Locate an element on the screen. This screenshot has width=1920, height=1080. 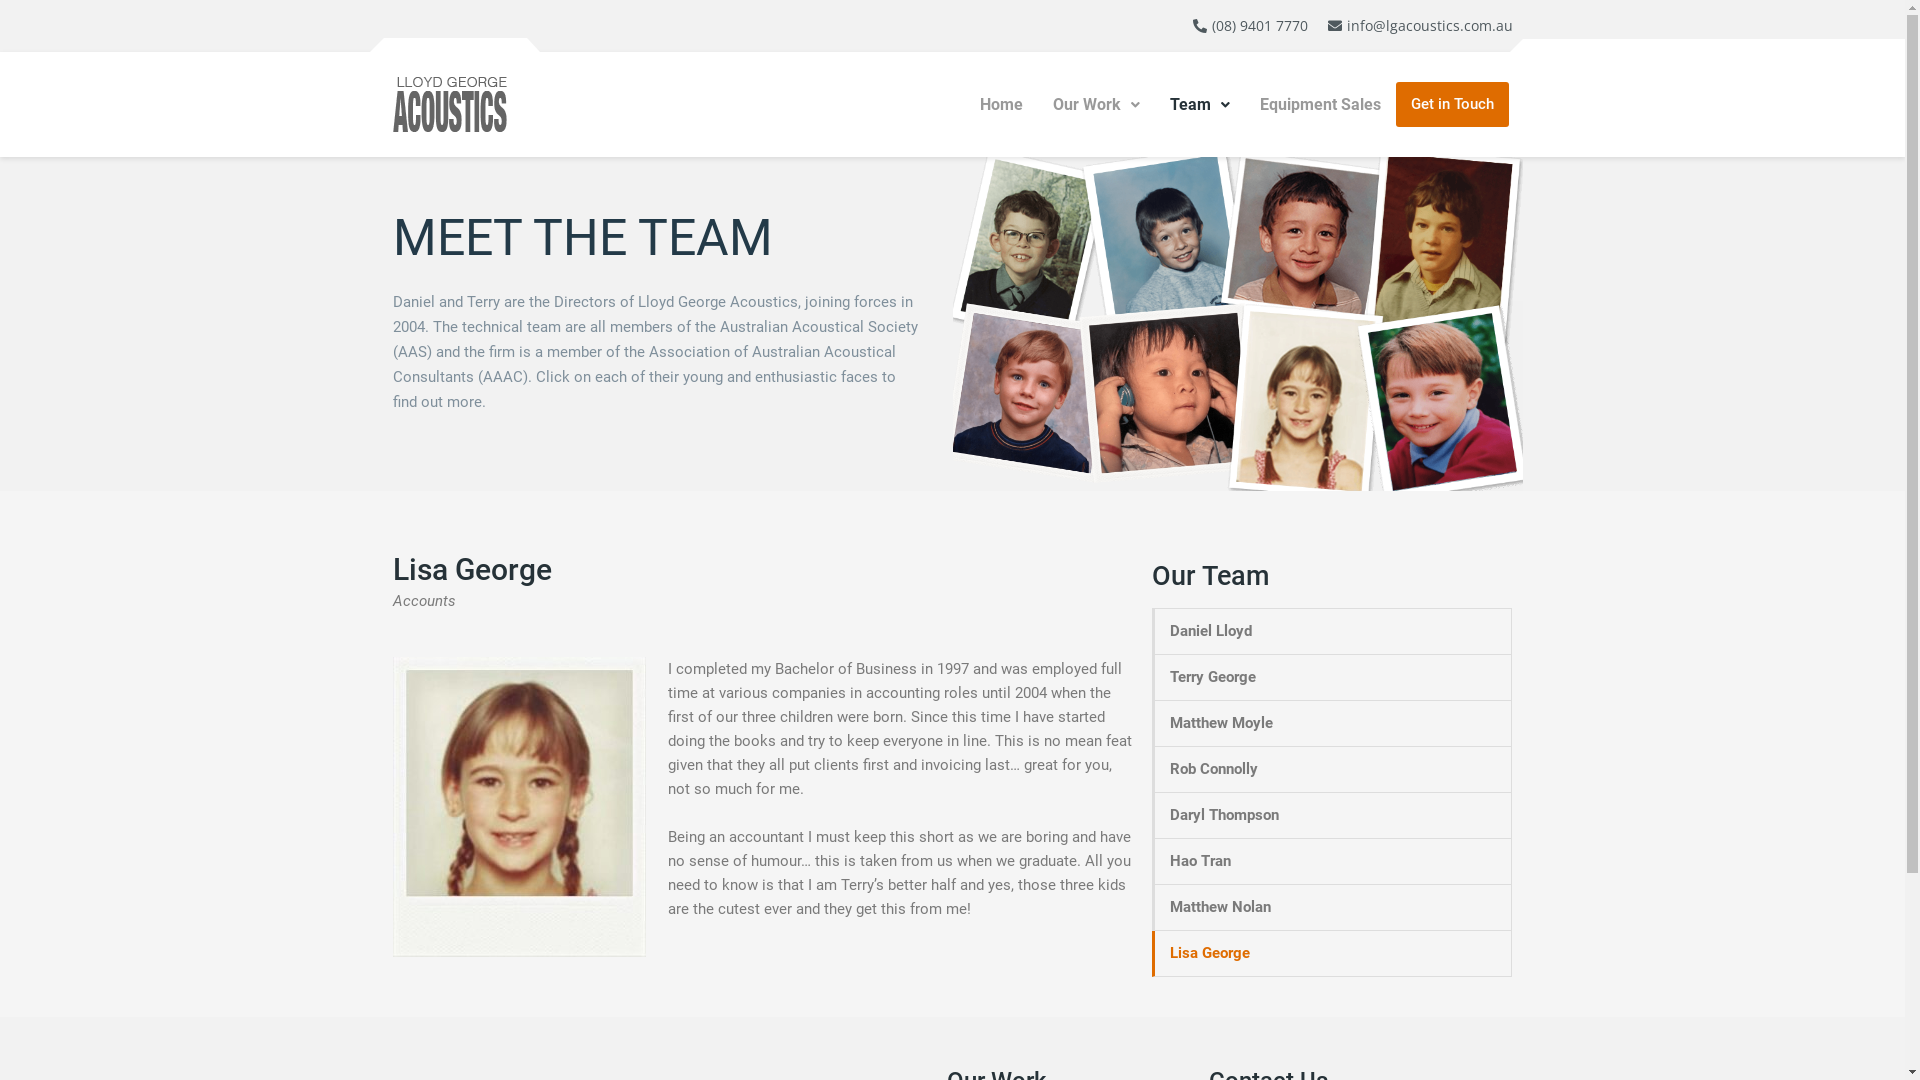
'Our Work' is located at coordinates (1095, 104).